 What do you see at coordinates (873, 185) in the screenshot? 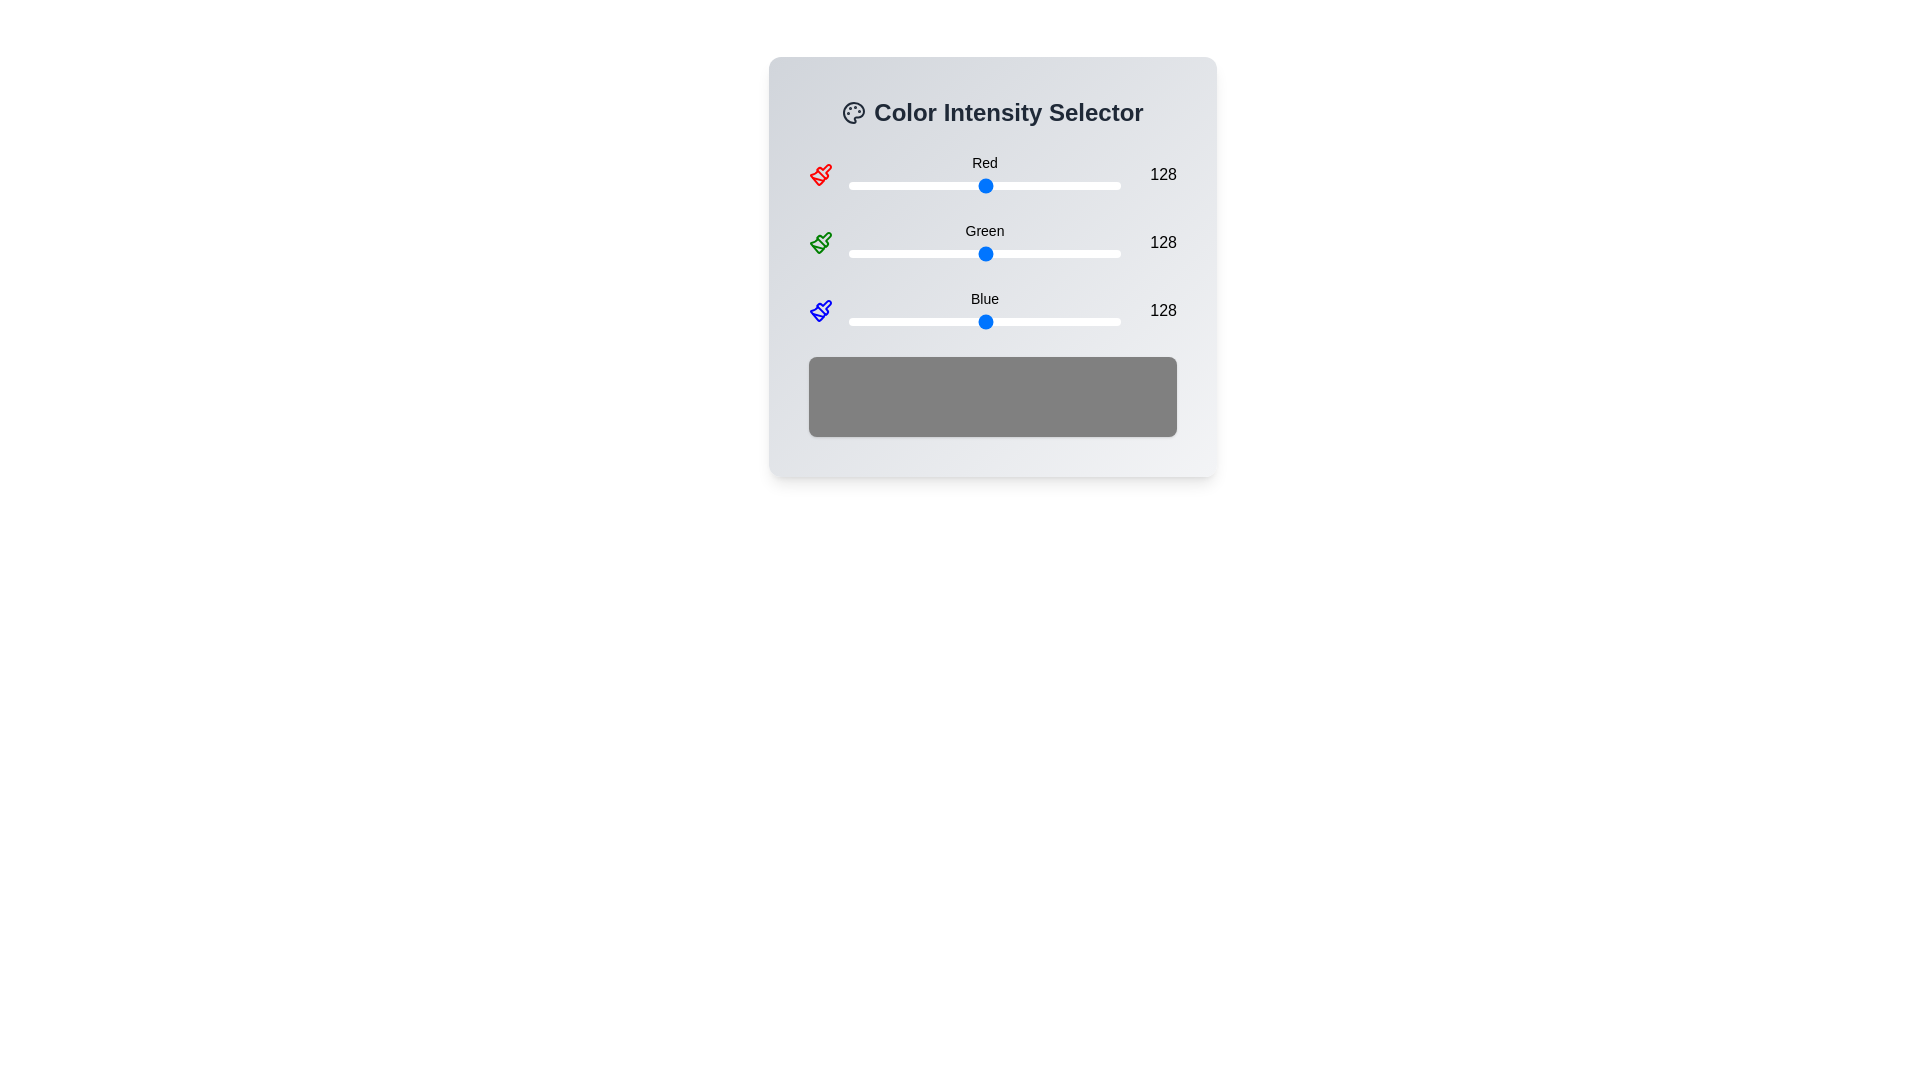
I see `the red intensity` at bounding box center [873, 185].